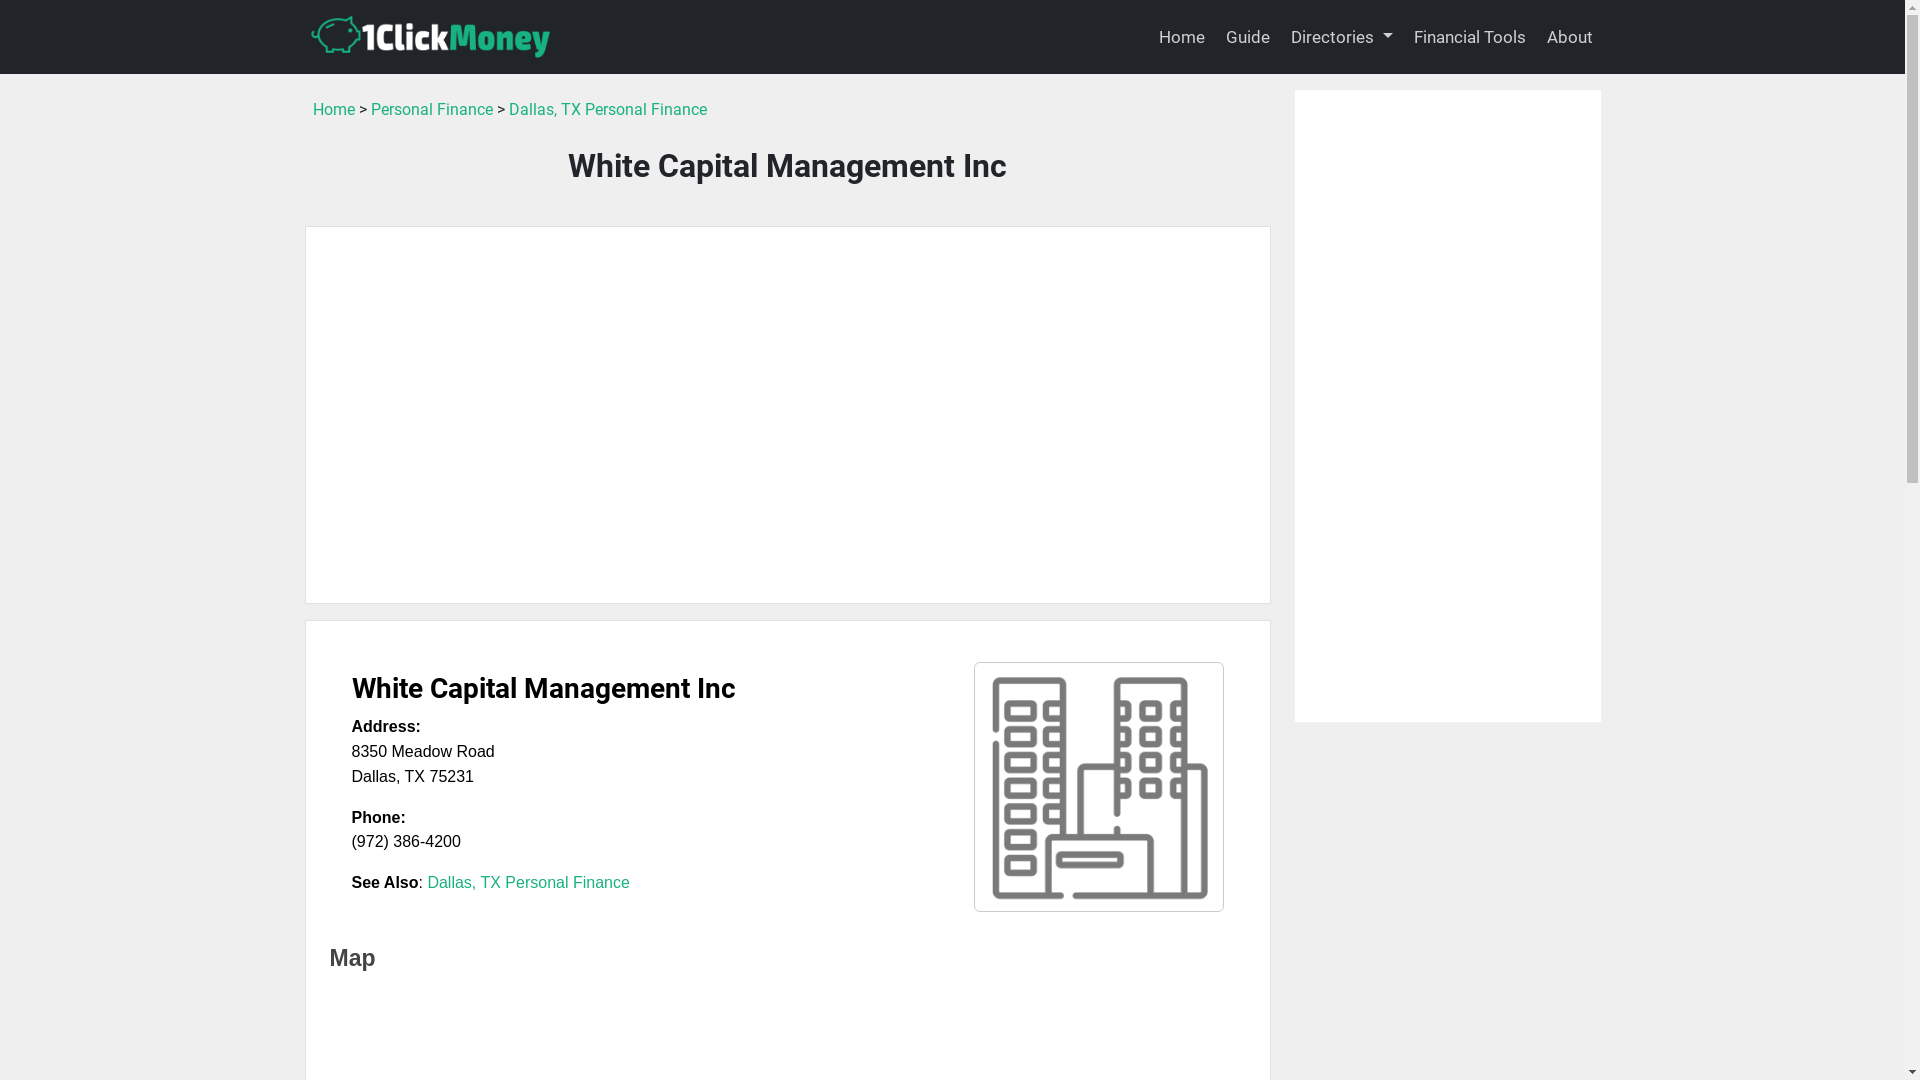  Describe the element at coordinates (605, 109) in the screenshot. I see `'Dallas, TX Personal Finance'` at that location.